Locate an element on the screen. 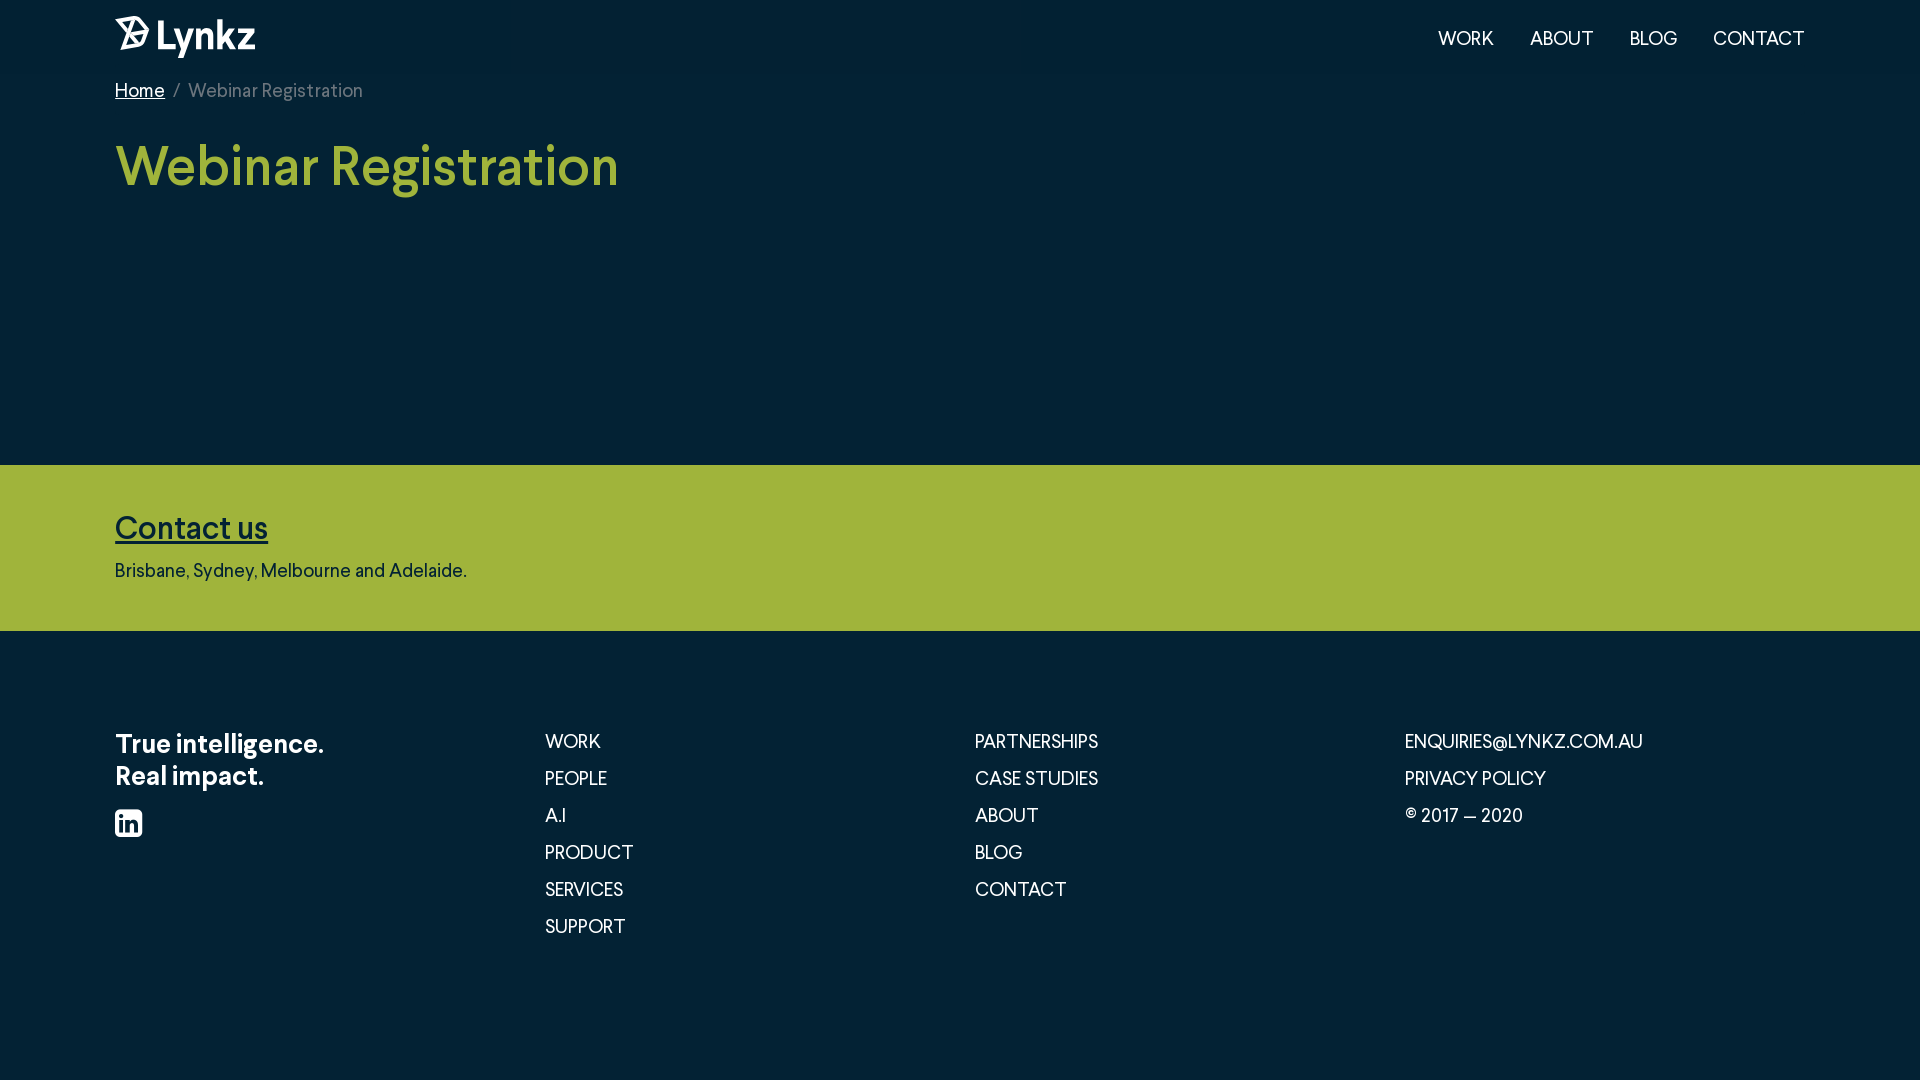 This screenshot has height=1080, width=1920. 'BLOG' is located at coordinates (1630, 37).